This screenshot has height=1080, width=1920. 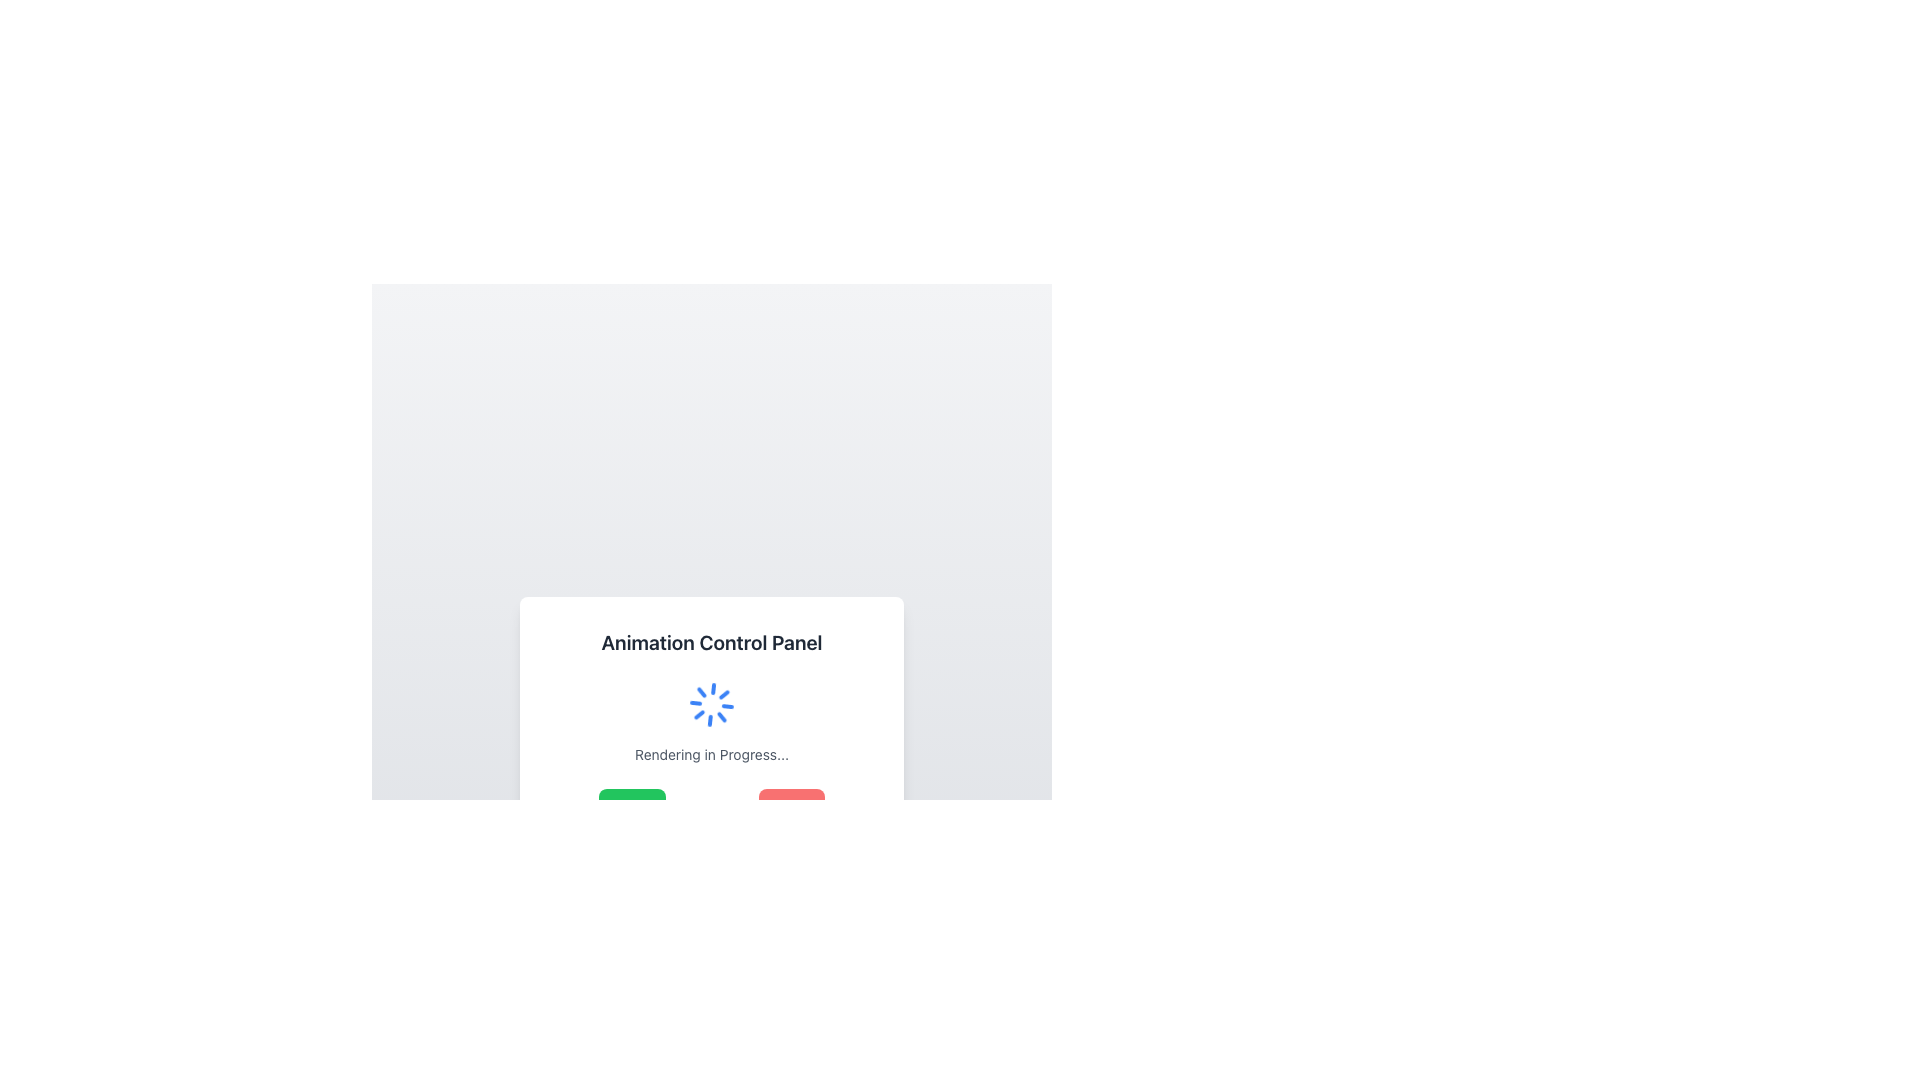 What do you see at coordinates (711, 806) in the screenshot?
I see `the 'Start' button, which is green and part of the composite element containing two buttons labeled 'Start' and 'Stop' in the Animation Control Panel` at bounding box center [711, 806].